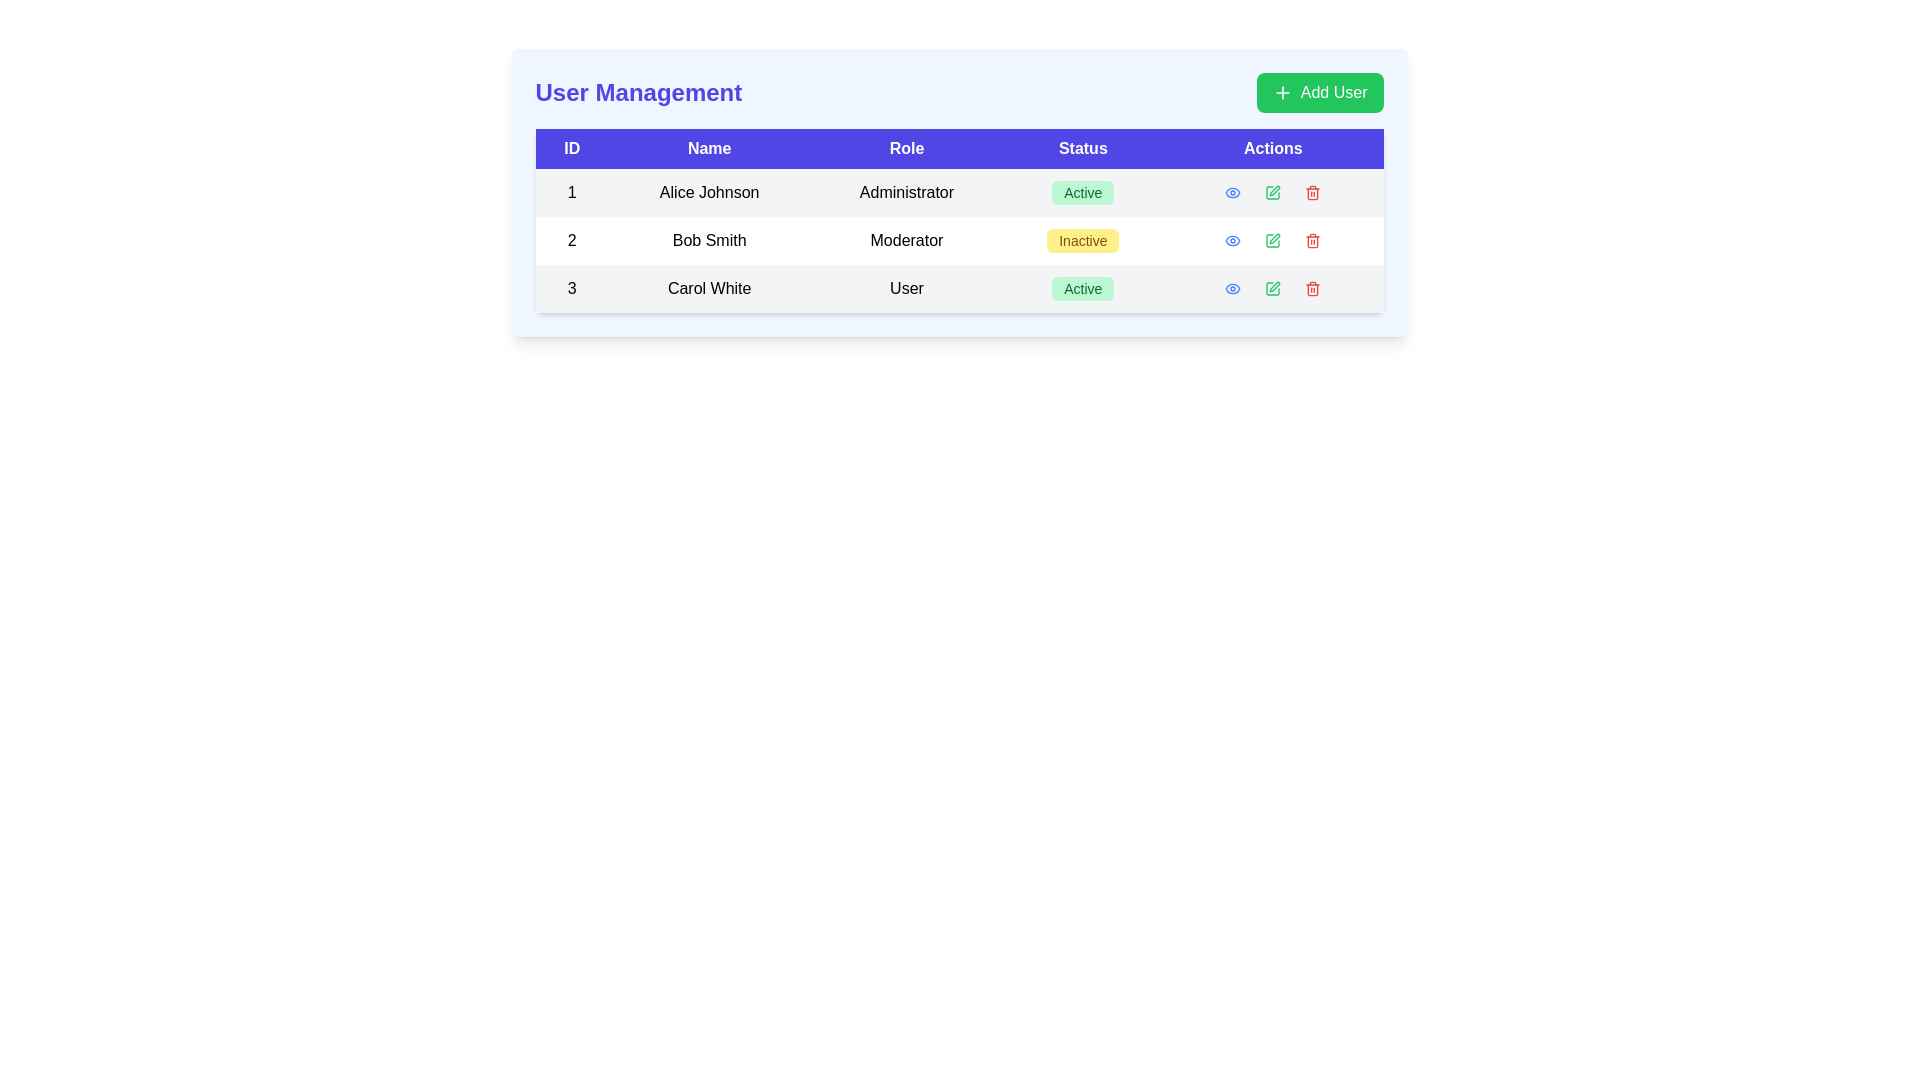  Describe the element at coordinates (1082, 289) in the screenshot. I see `the non-interactive label indicating the status of user 'Carol White' as active, located in the third row of the table under the 'Status' column` at that location.